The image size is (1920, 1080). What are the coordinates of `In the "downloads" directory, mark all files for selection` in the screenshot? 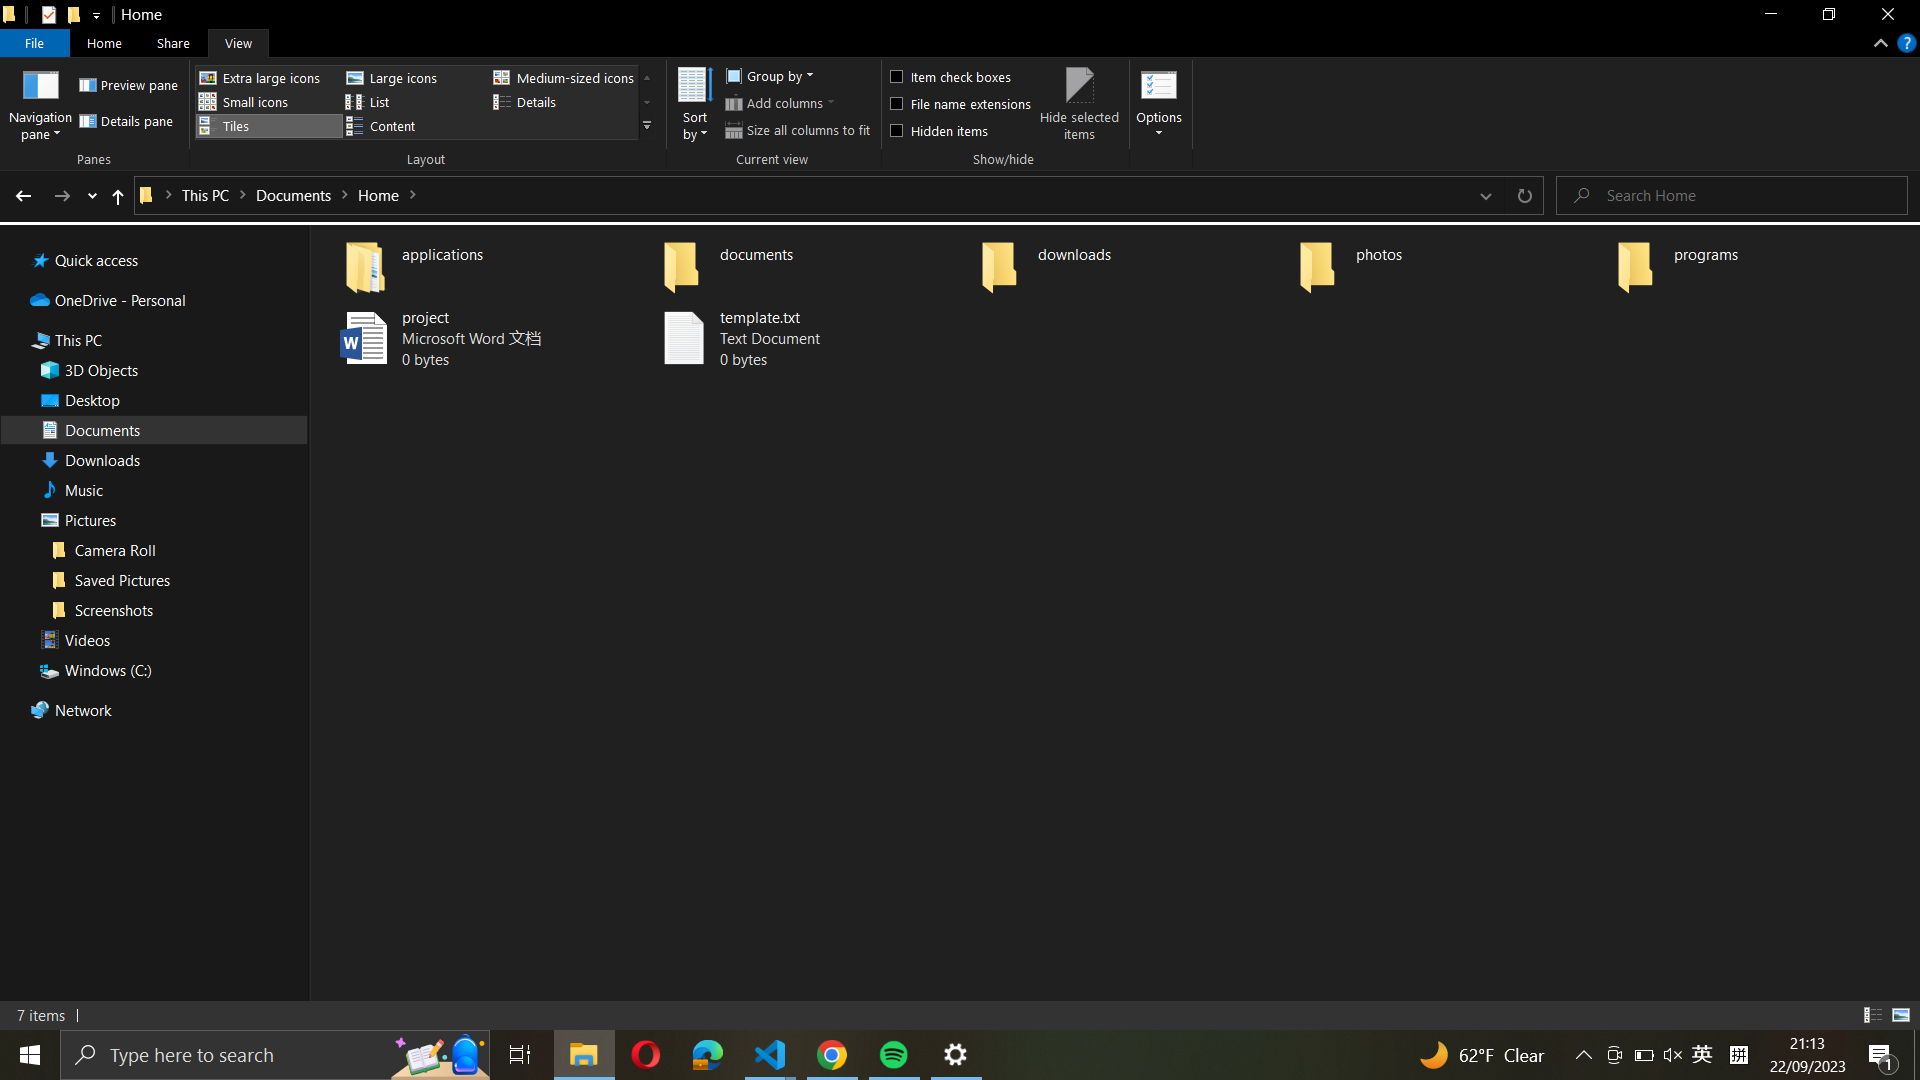 It's located at (1132, 261).